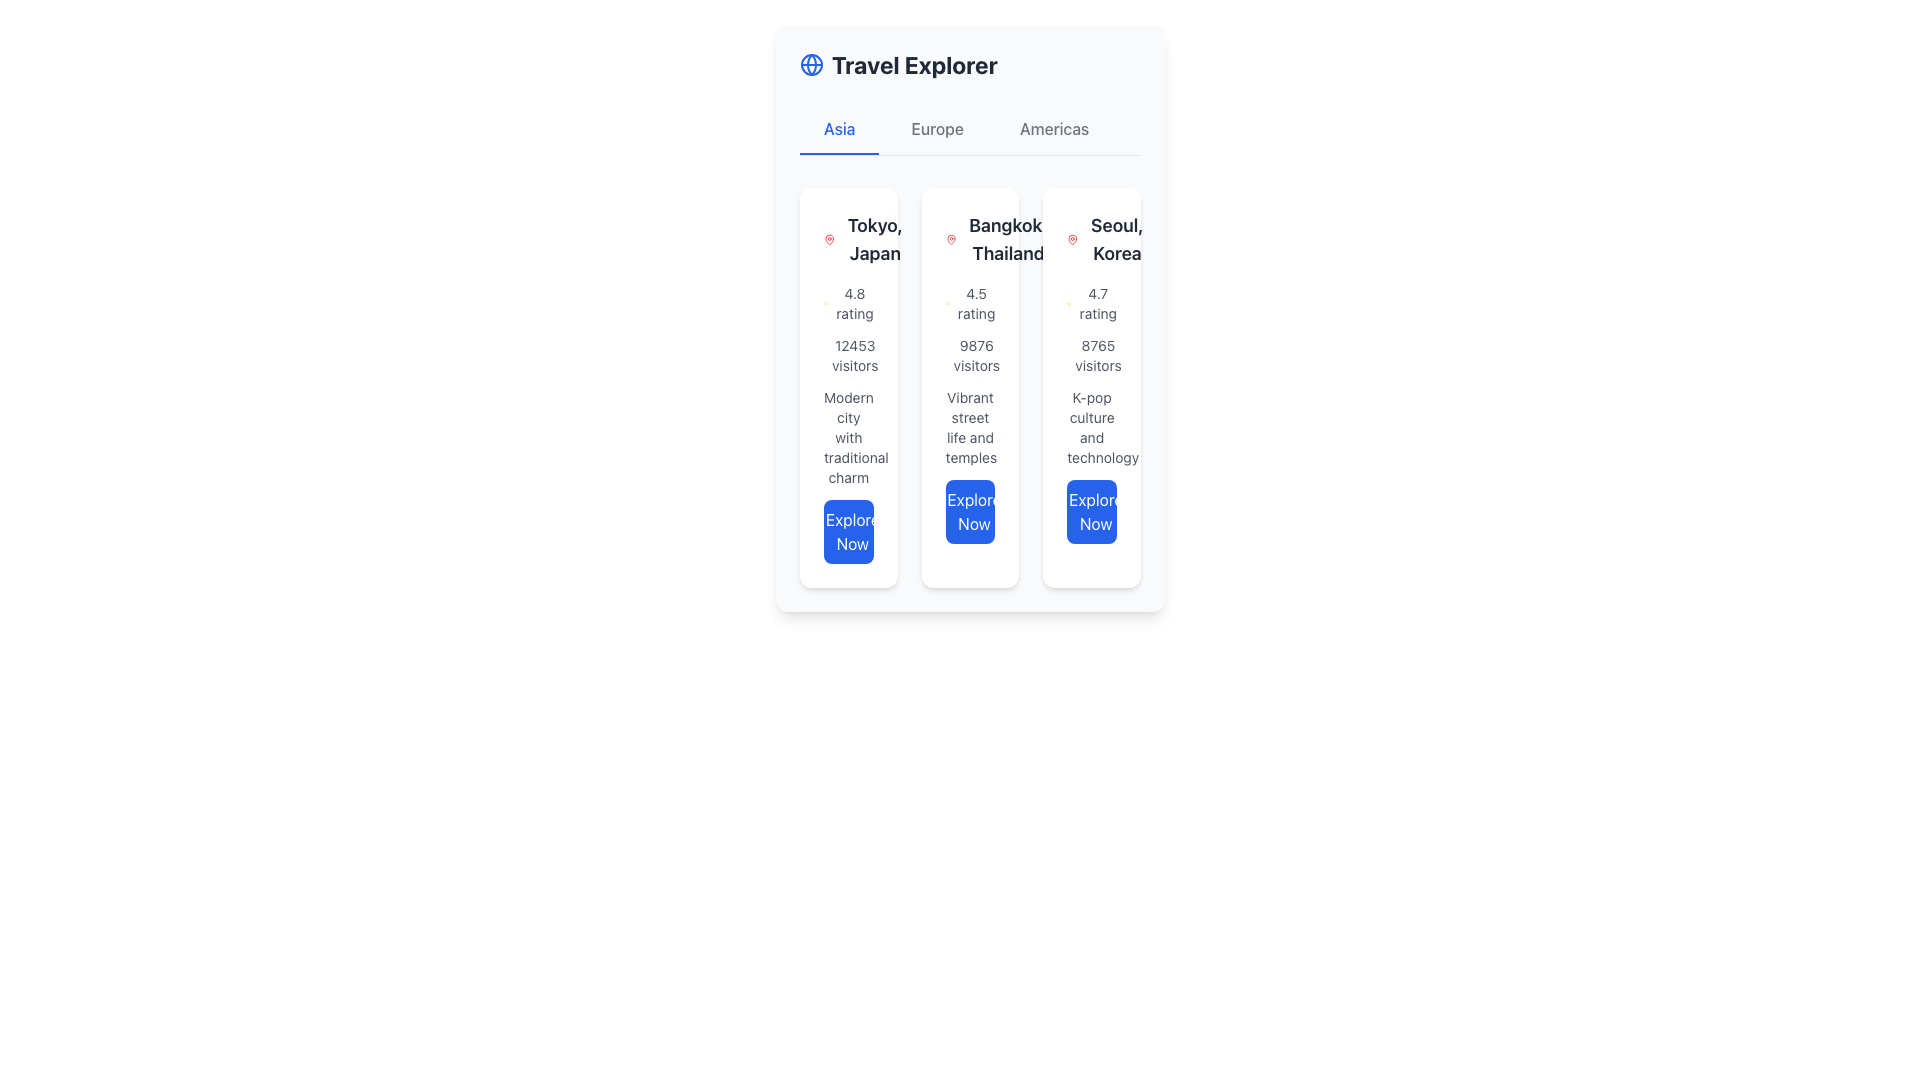 Image resolution: width=1920 pixels, height=1080 pixels. What do you see at coordinates (839, 130) in the screenshot?
I see `the 'Asia' tab, which is the first button in the horizontal selector bar of the 'Travel Explorer' panel` at bounding box center [839, 130].